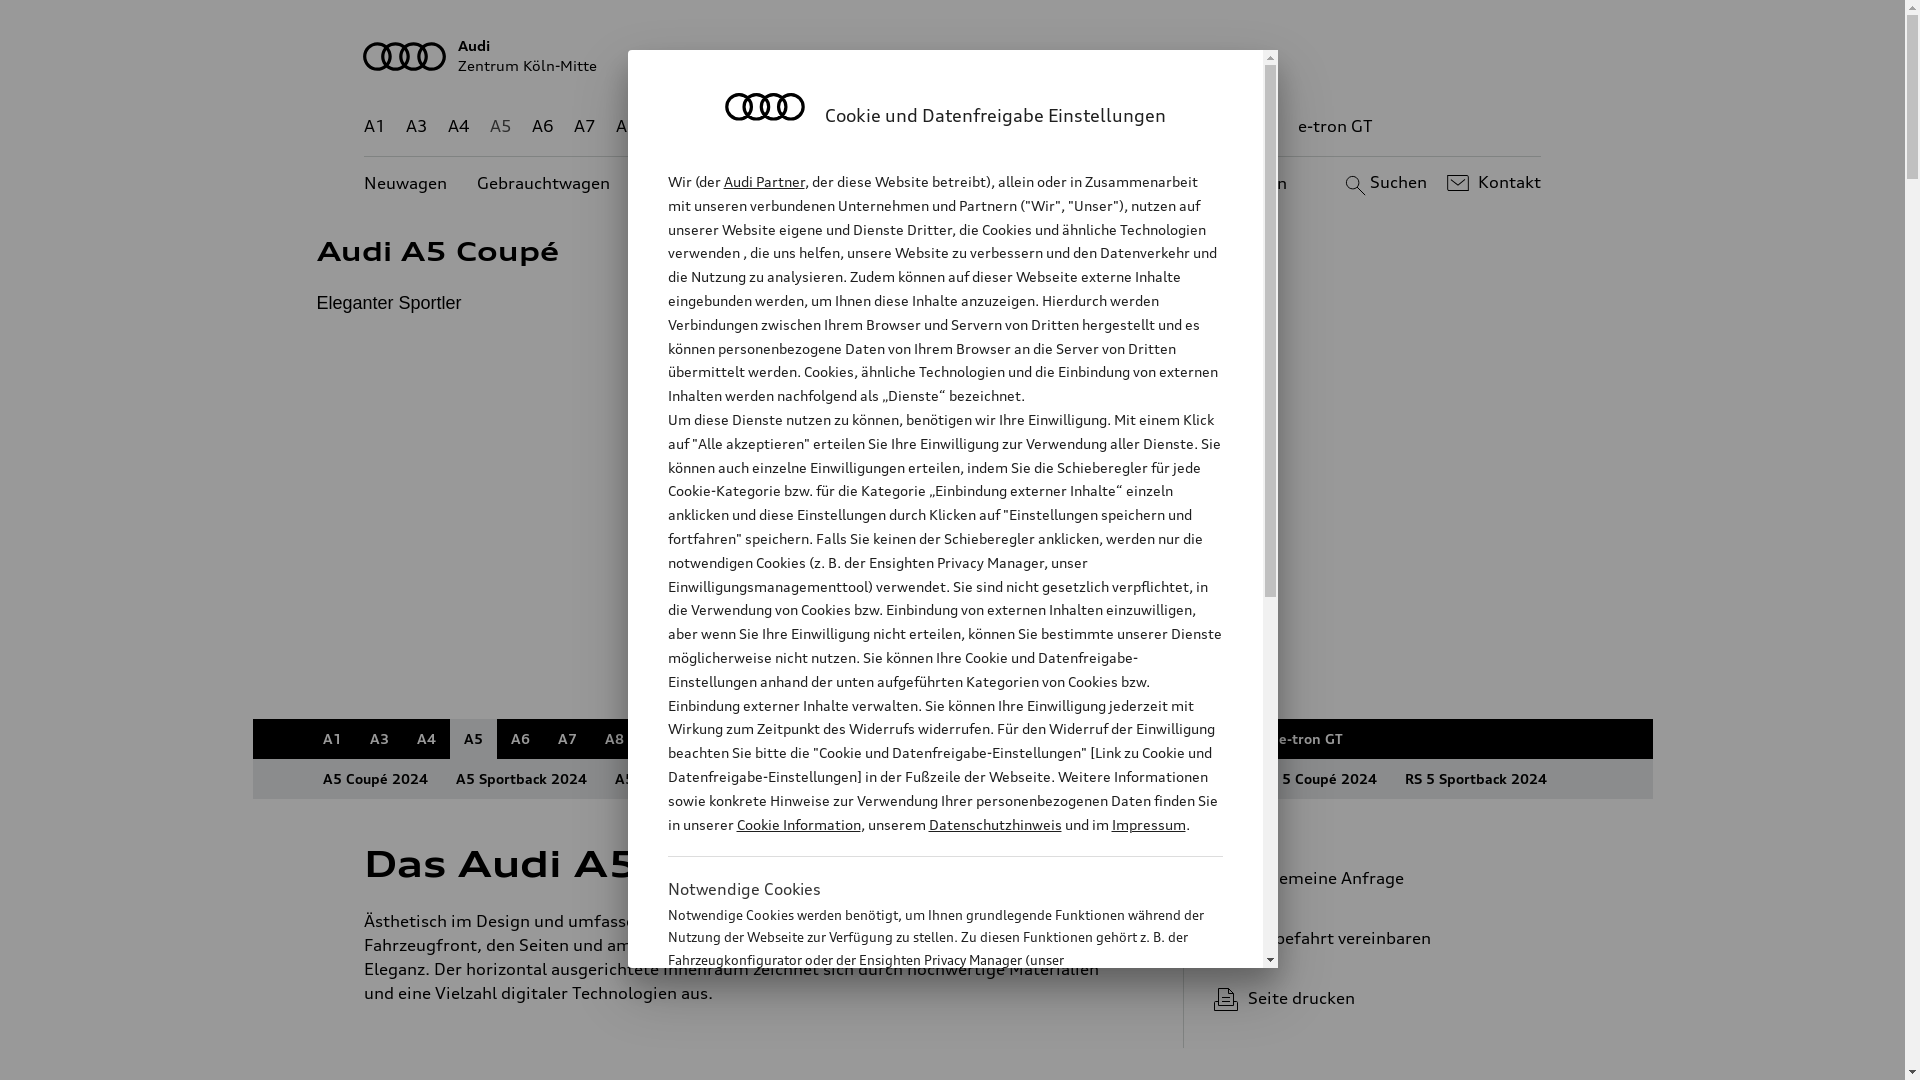  I want to click on 'Q2', so click(669, 126).